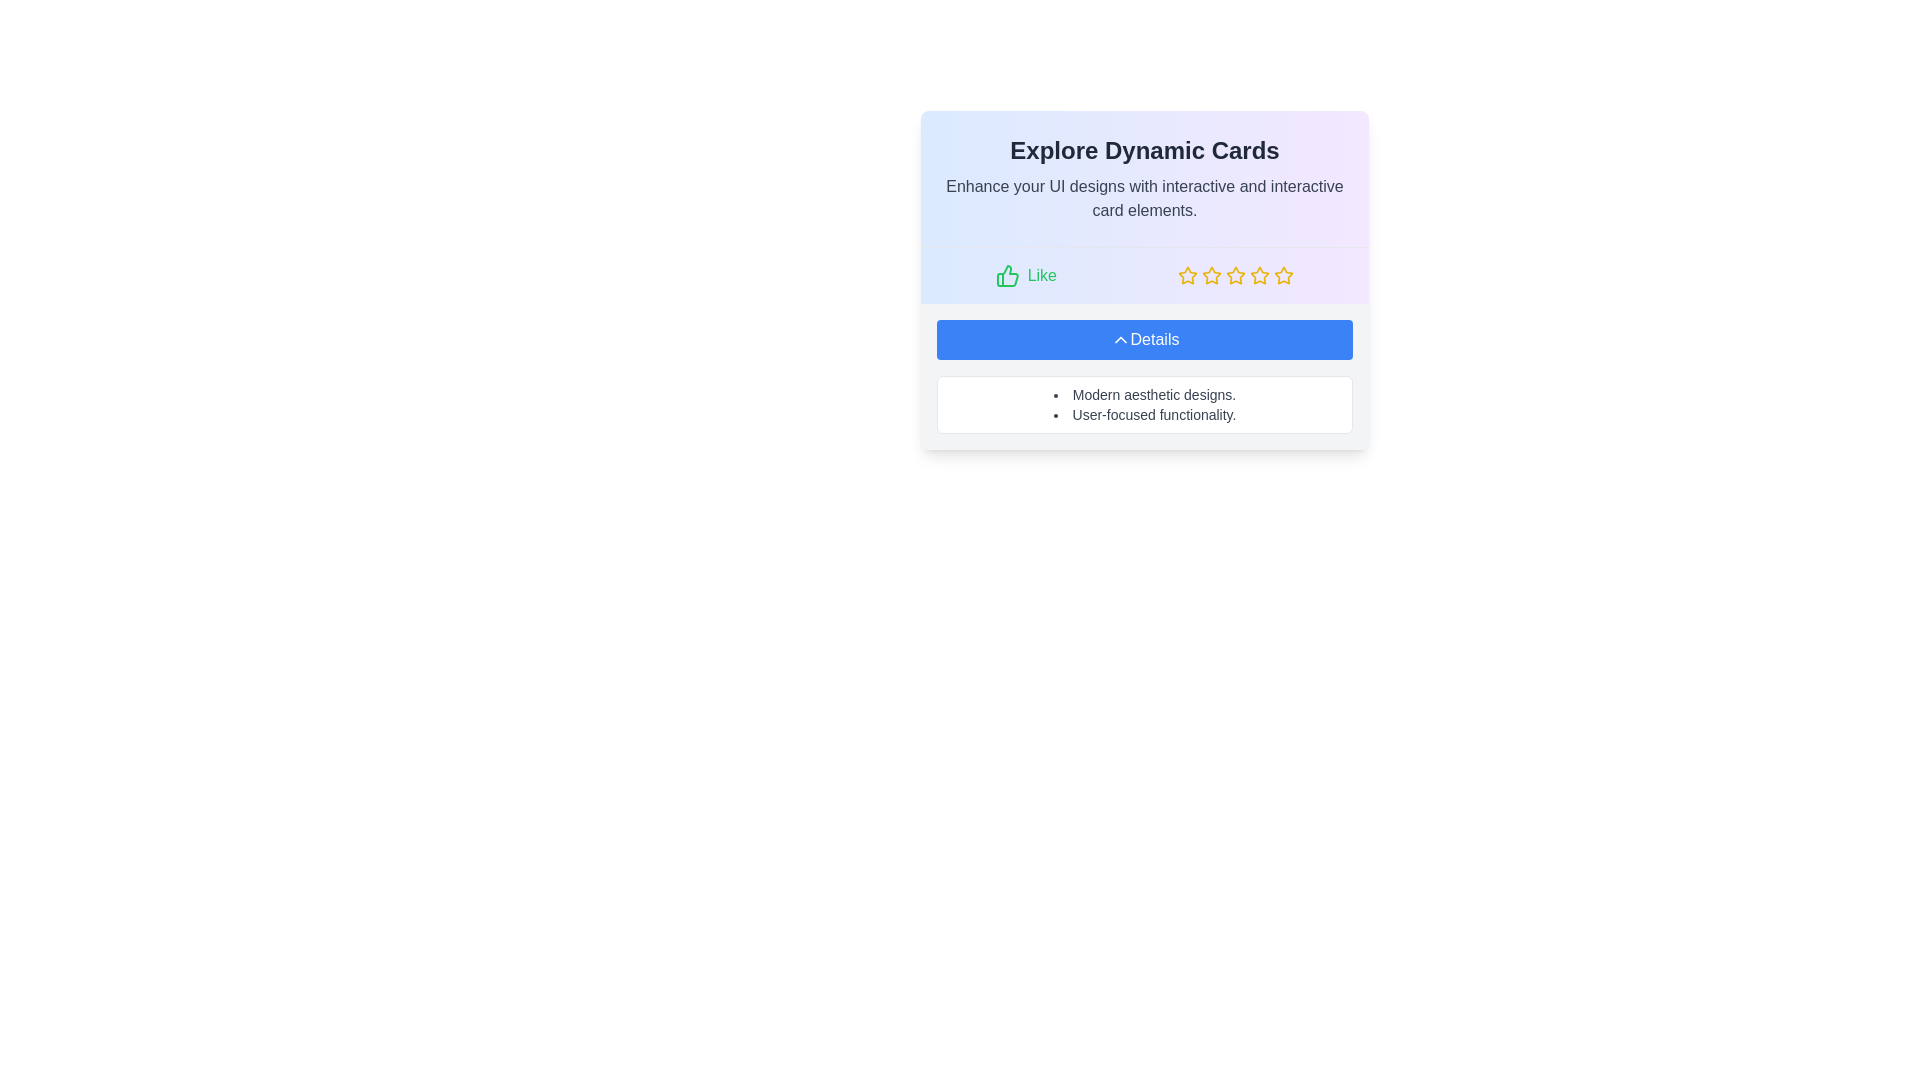  I want to click on the first item in the bulleted list located near the bottom section of the card layout, directly below the 'Details' button, so click(1145, 394).